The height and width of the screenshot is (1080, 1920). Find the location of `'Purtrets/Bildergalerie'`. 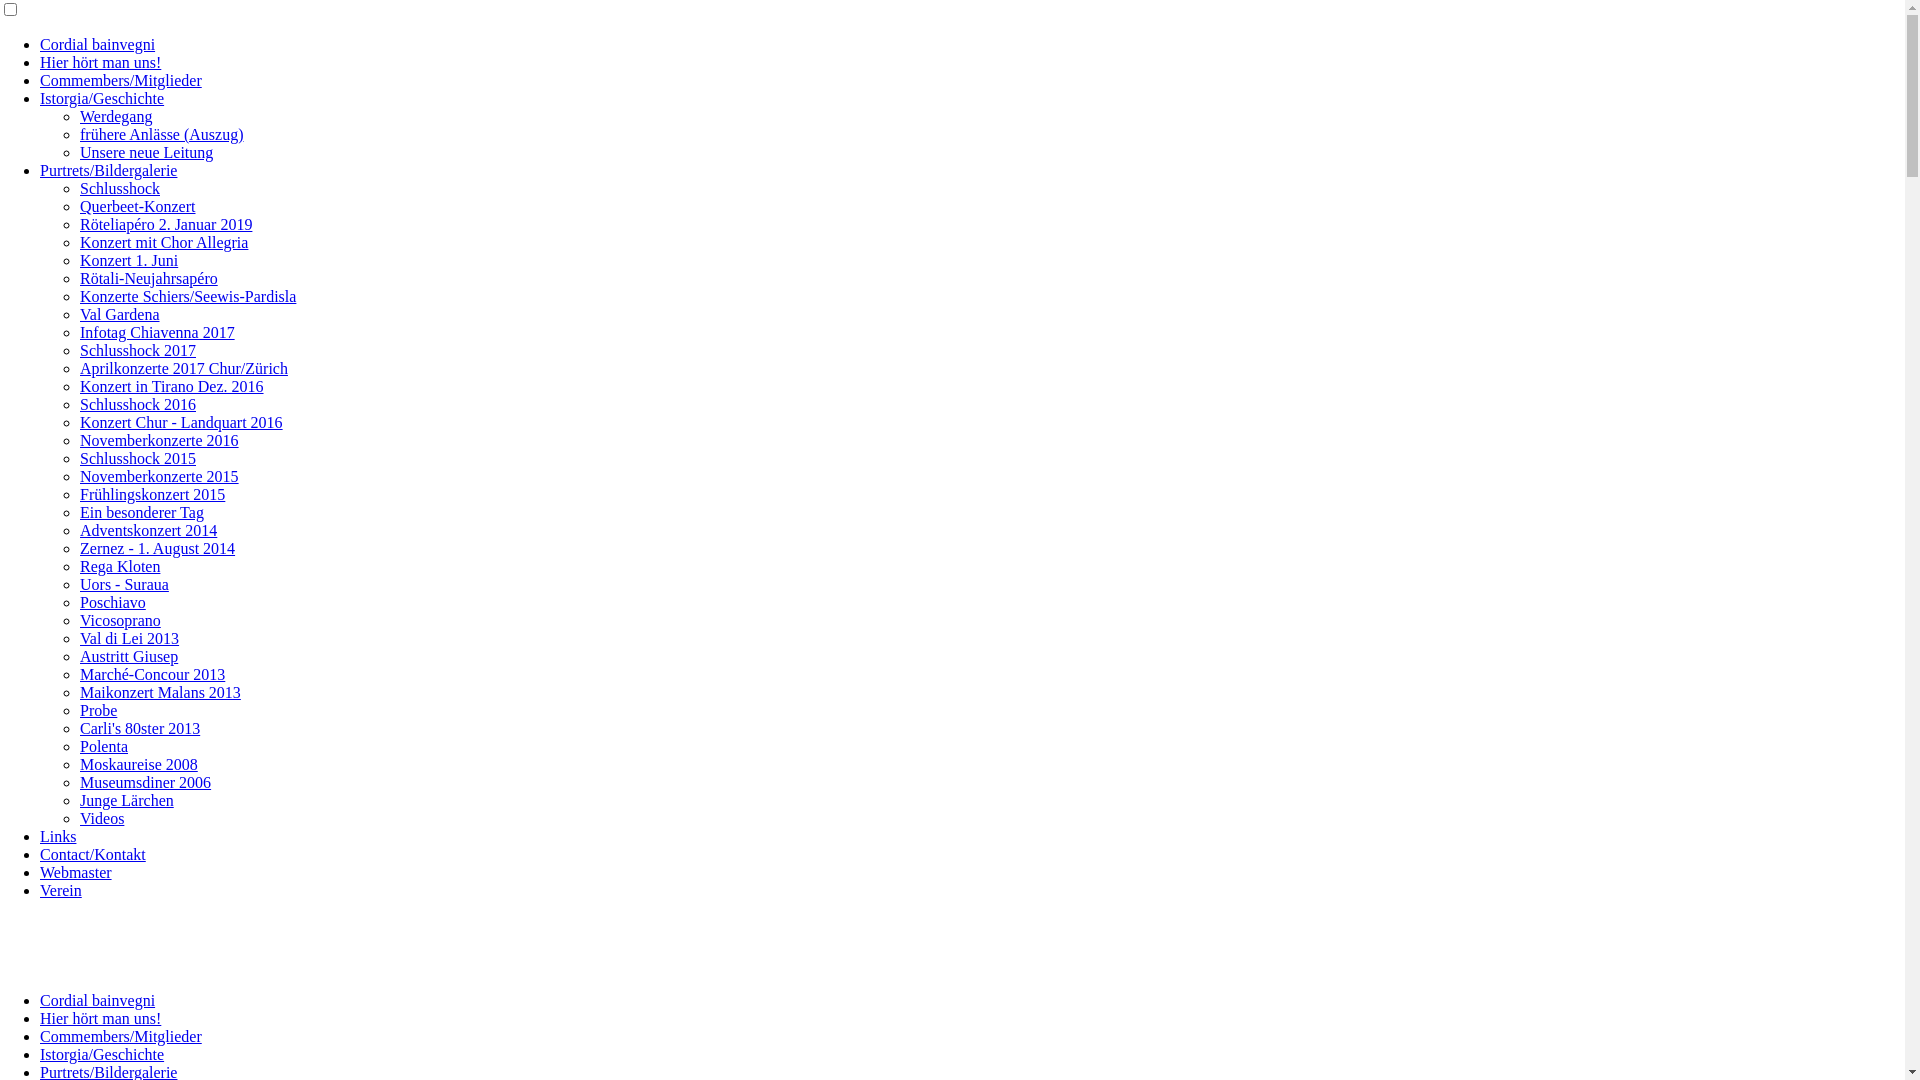

'Purtrets/Bildergalerie' is located at coordinates (107, 169).